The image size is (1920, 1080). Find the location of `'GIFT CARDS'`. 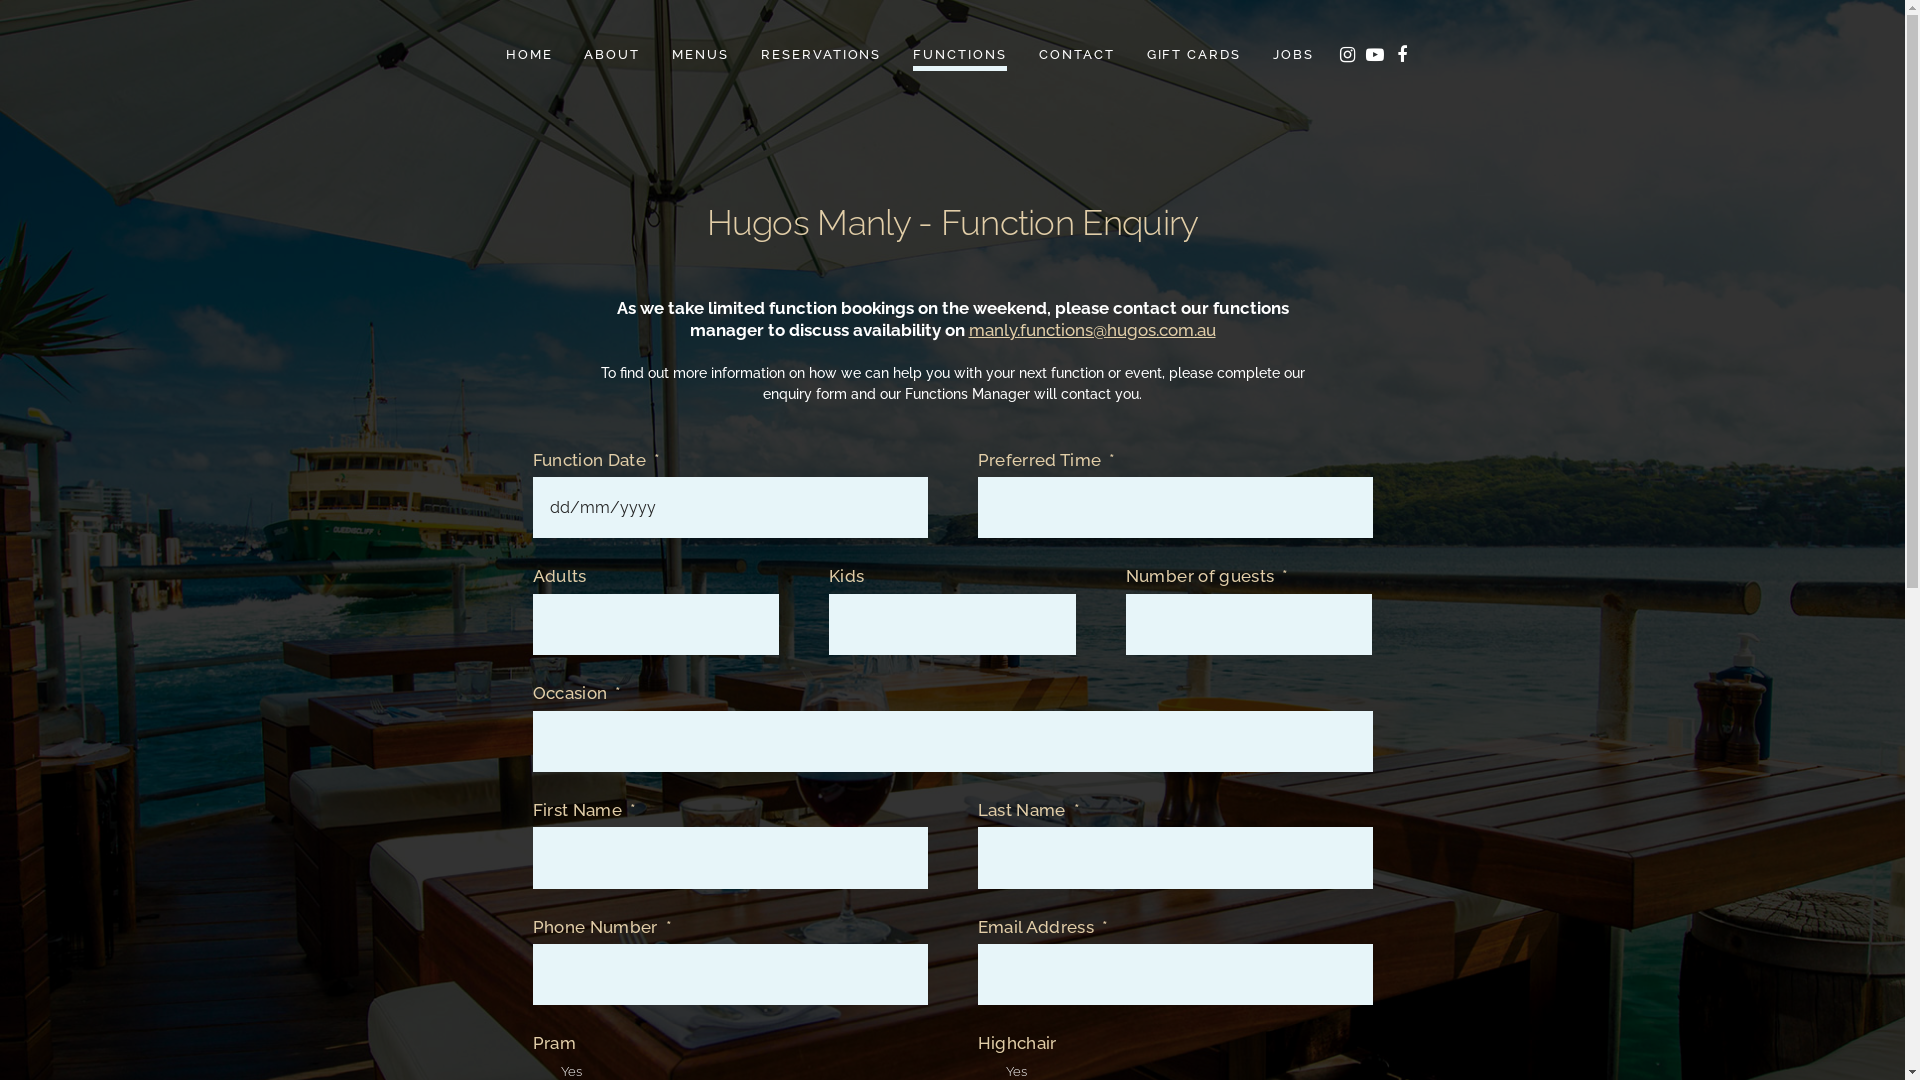

'GIFT CARDS' is located at coordinates (1194, 53).